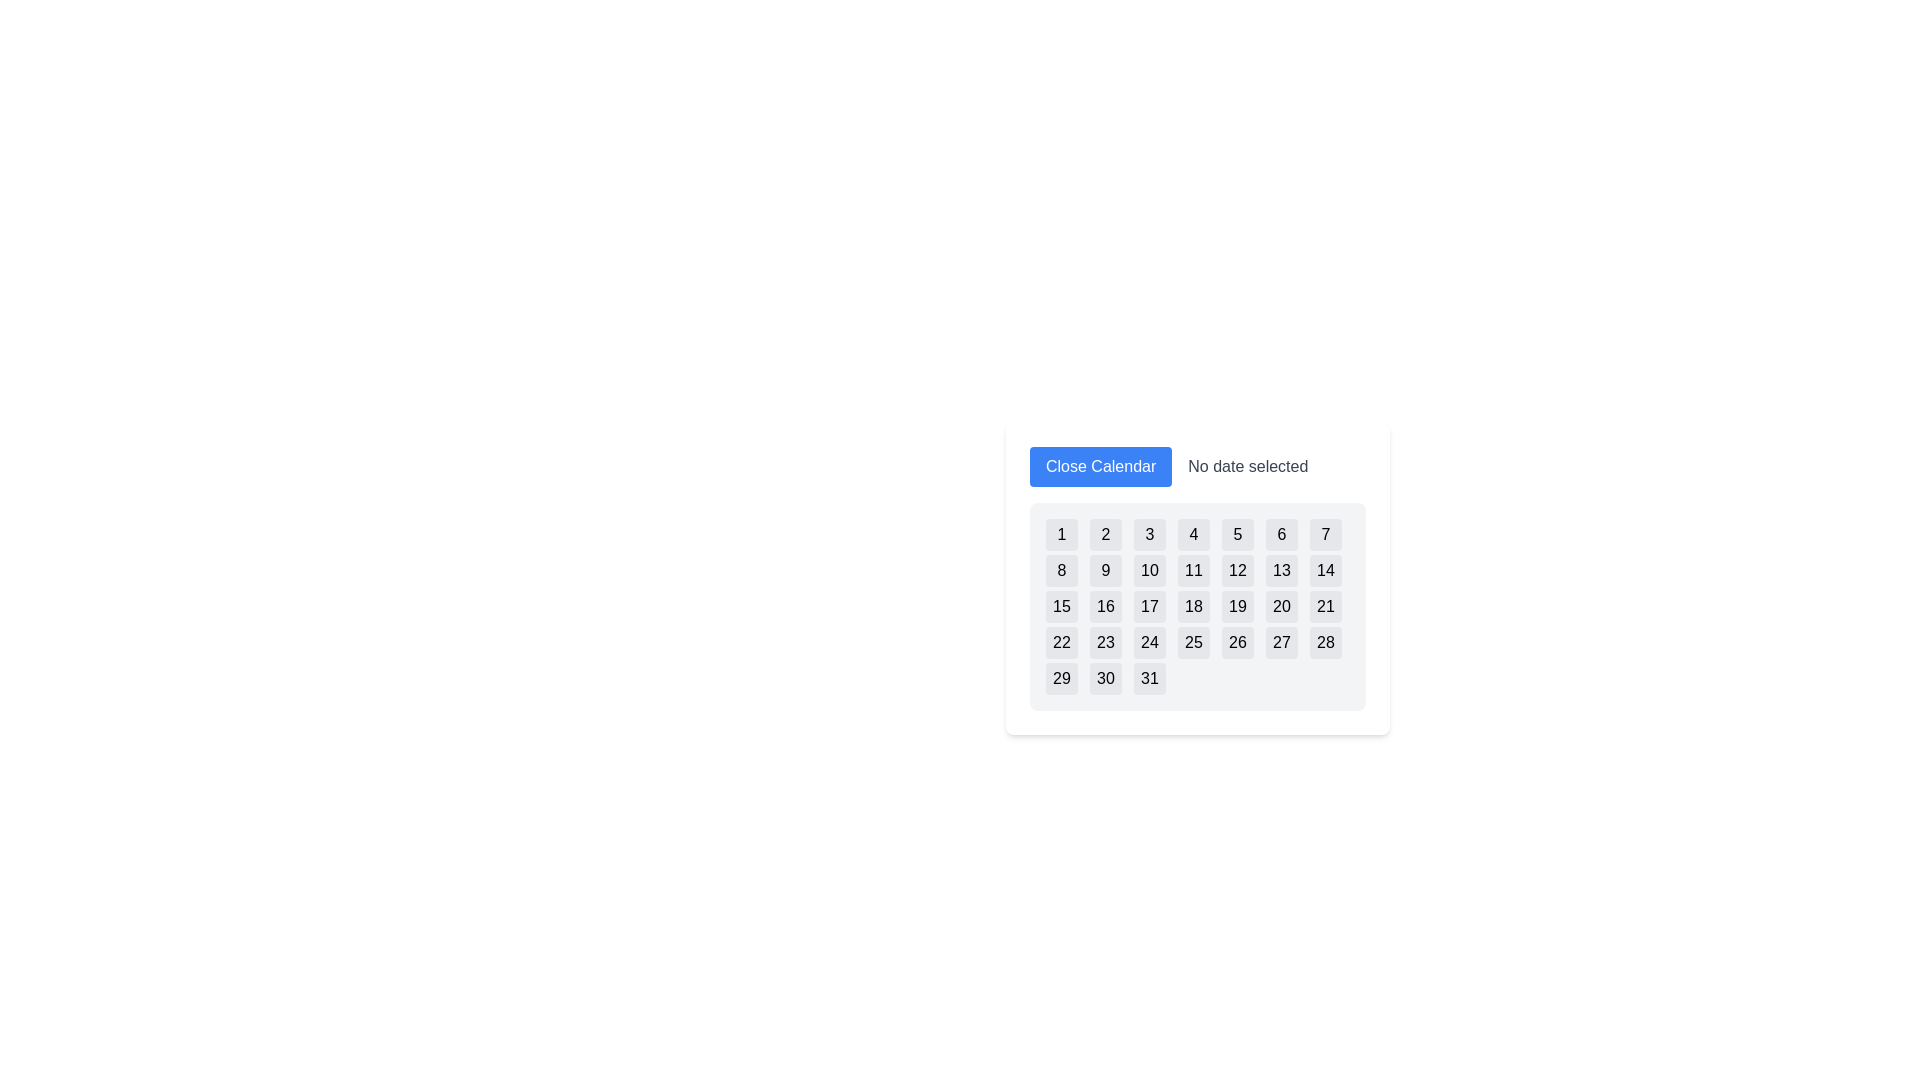  I want to click on the square button with rounded corners that contains the number '25' in black, located in the 4th row and 4th column of the grid layout in the calendar popup interface, so click(1194, 643).